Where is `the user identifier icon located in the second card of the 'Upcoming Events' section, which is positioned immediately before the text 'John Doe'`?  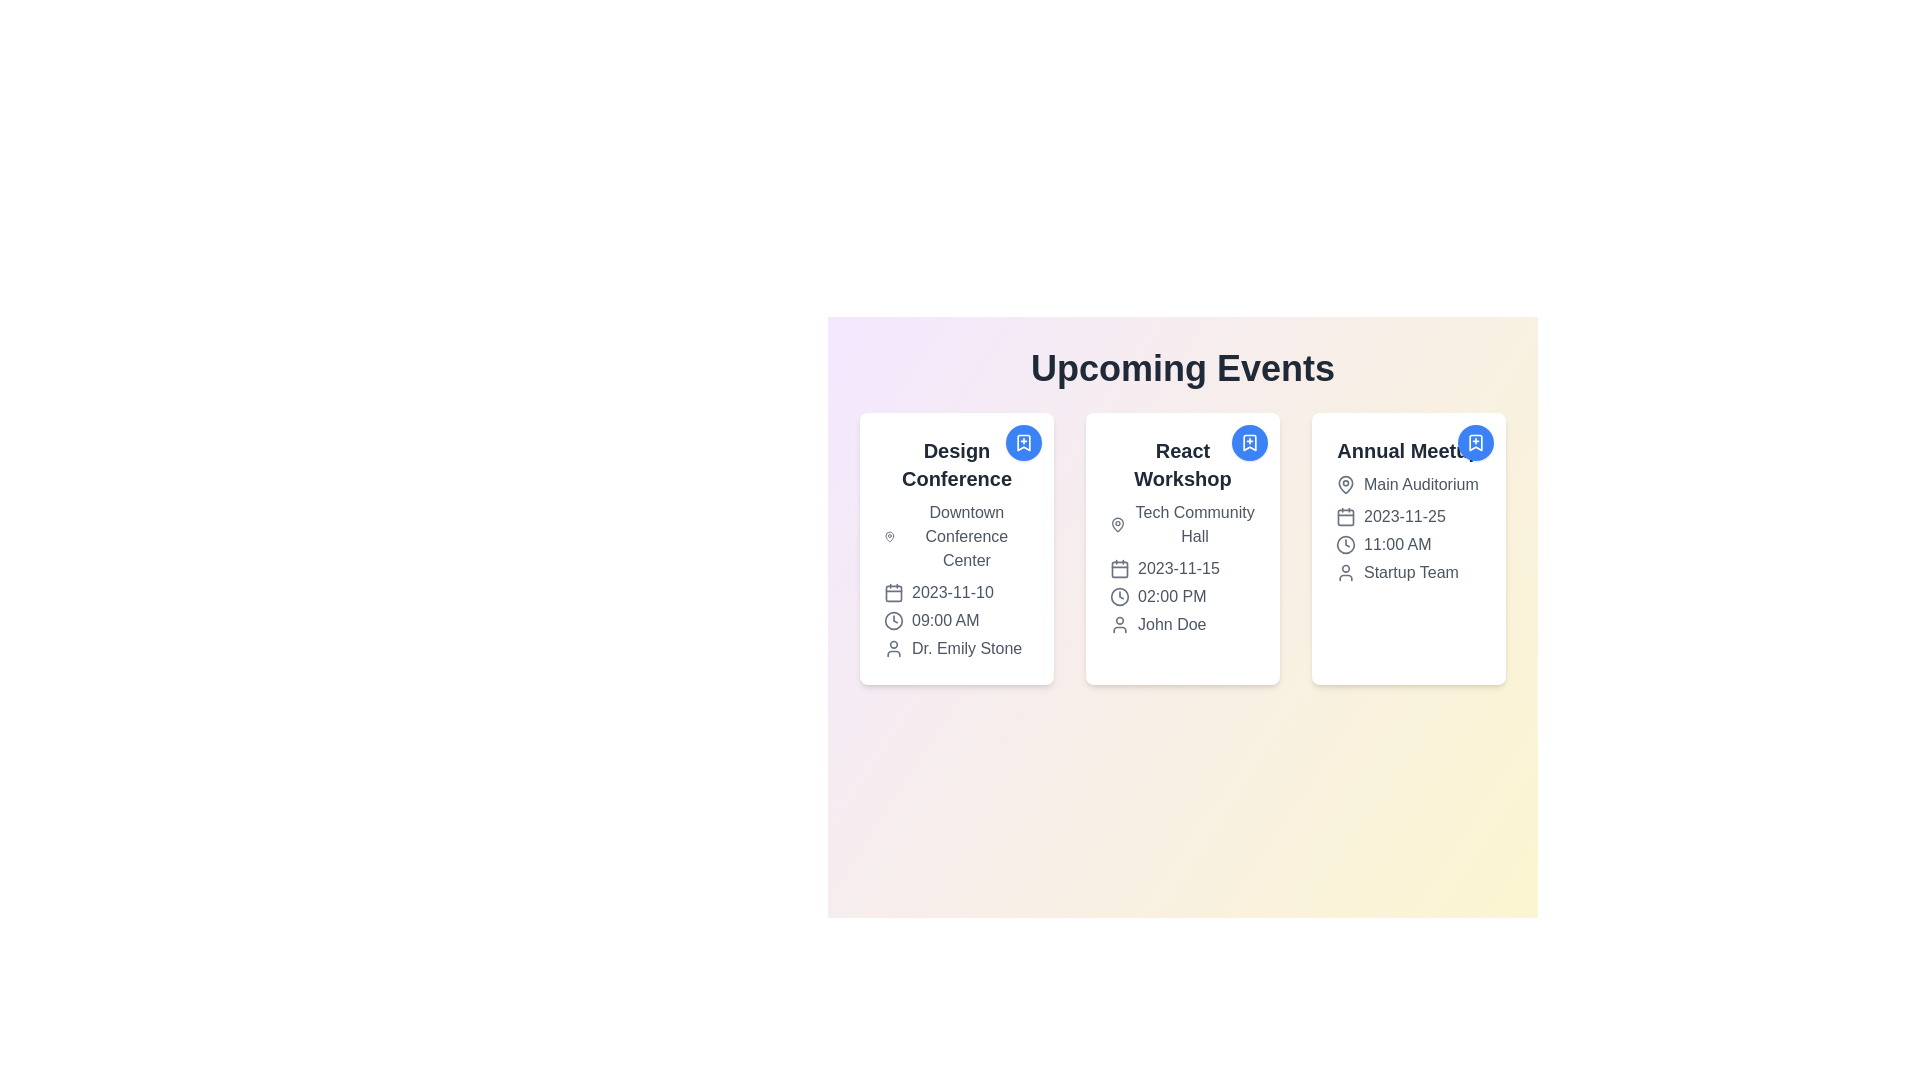
the user identifier icon located in the second card of the 'Upcoming Events' section, which is positioned immediately before the text 'John Doe' is located at coordinates (1118, 623).